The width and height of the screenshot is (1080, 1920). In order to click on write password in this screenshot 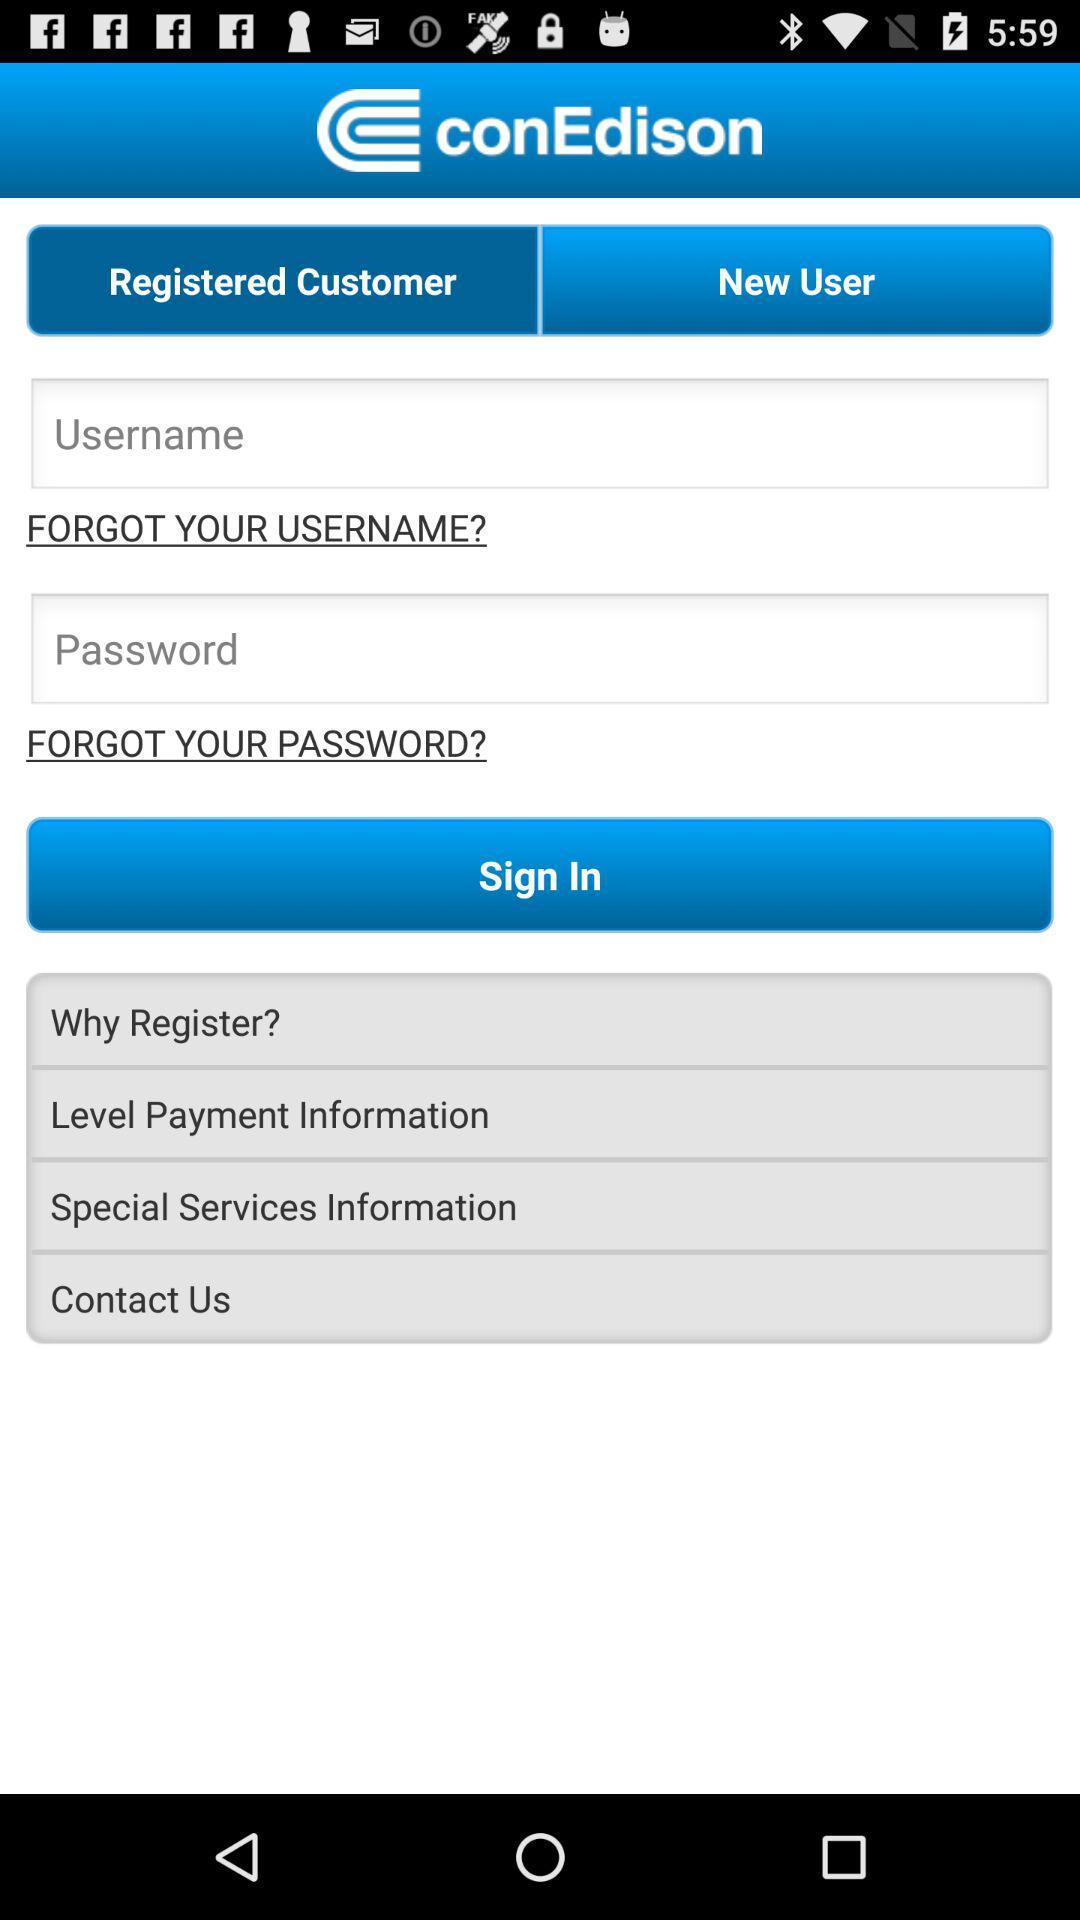, I will do `click(540, 654)`.